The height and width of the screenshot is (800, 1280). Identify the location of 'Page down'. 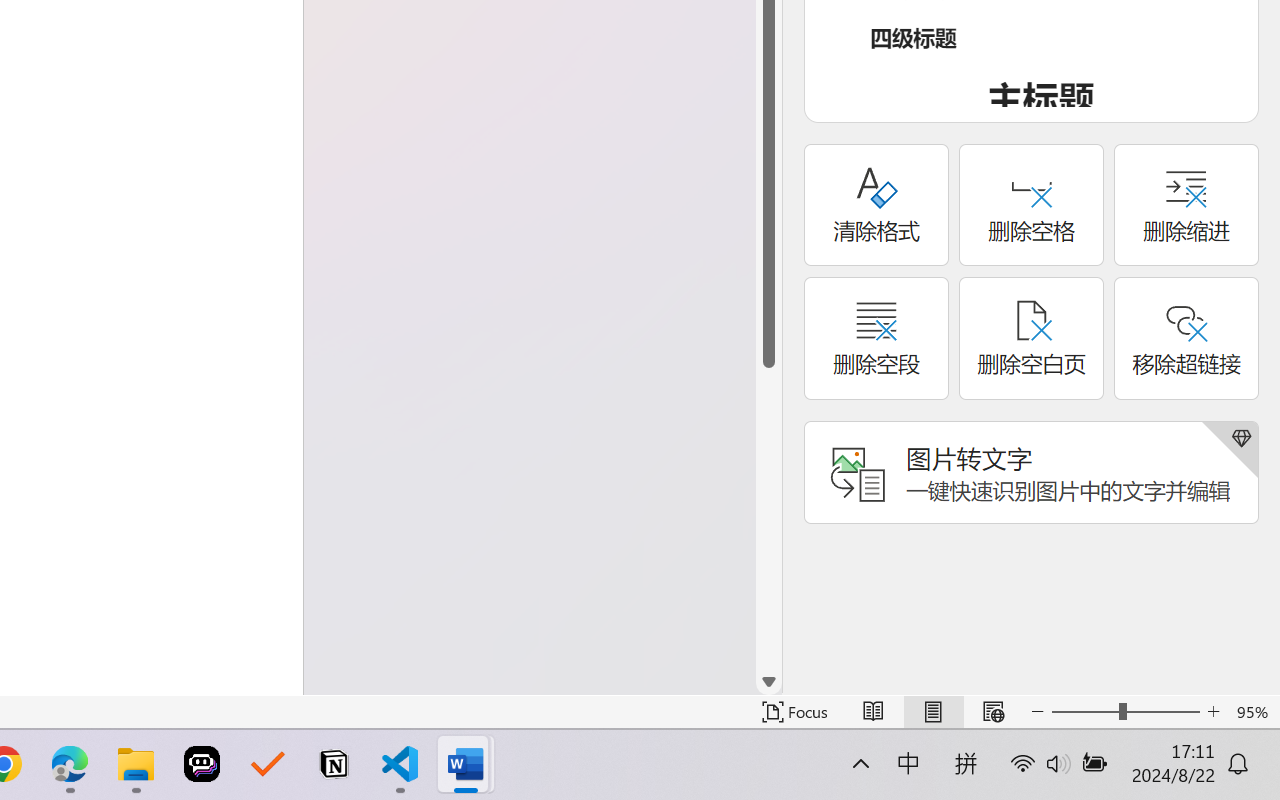
(768, 517).